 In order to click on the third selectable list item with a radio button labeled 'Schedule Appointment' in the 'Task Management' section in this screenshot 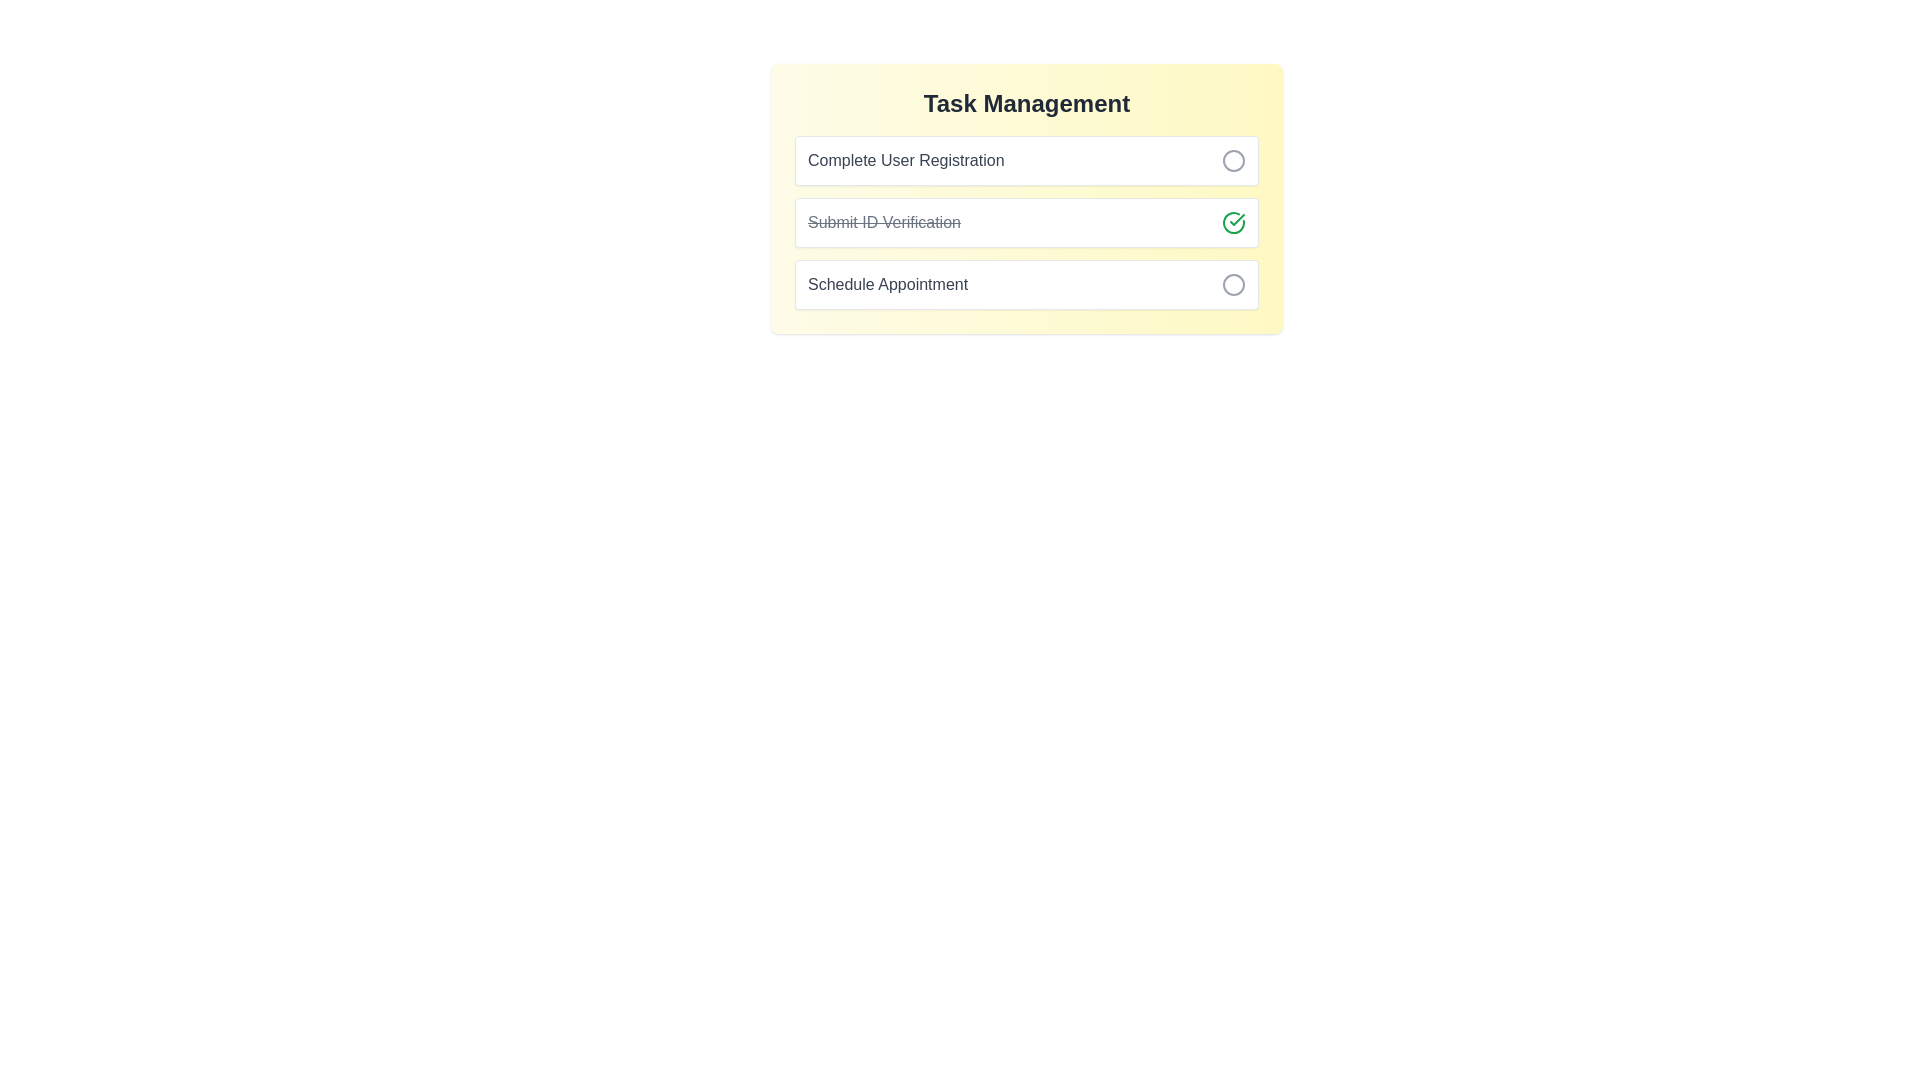, I will do `click(1027, 285)`.